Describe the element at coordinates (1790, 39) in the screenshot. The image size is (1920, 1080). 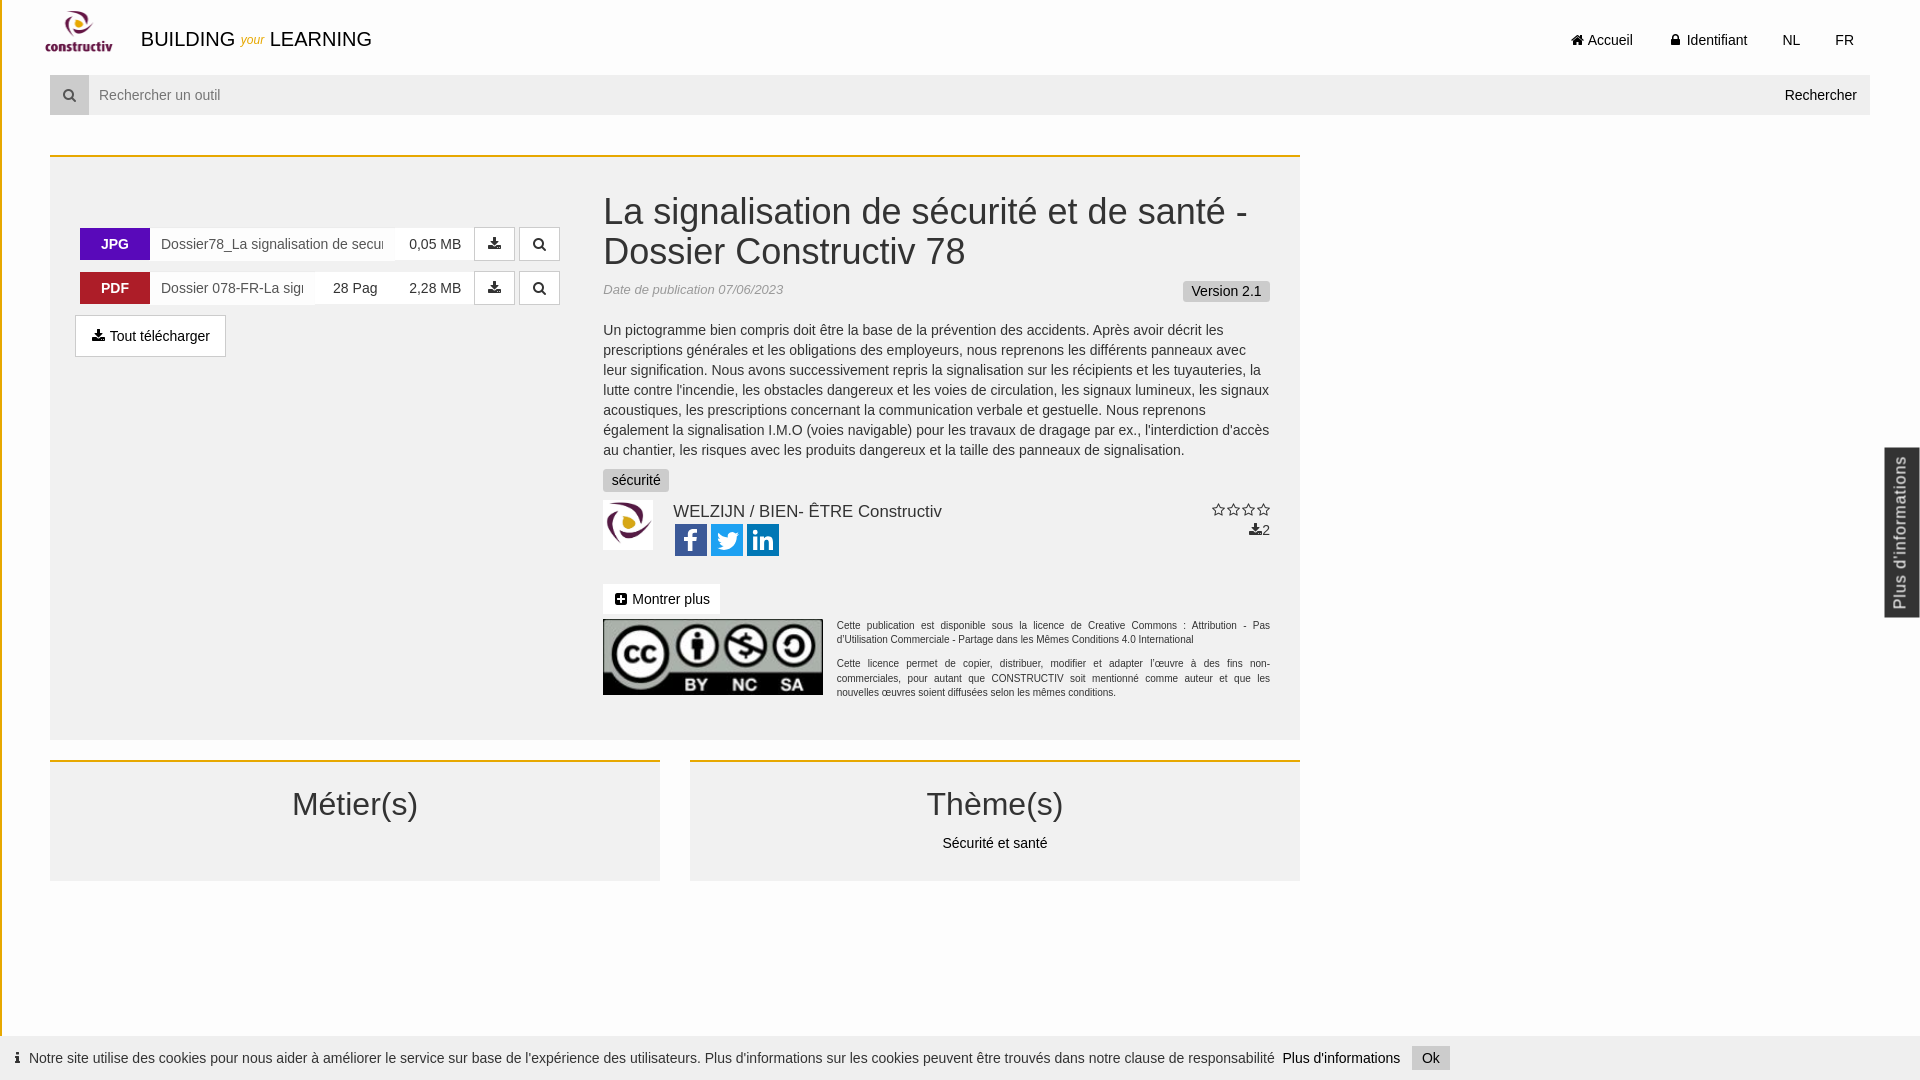
I see `'NL'` at that location.